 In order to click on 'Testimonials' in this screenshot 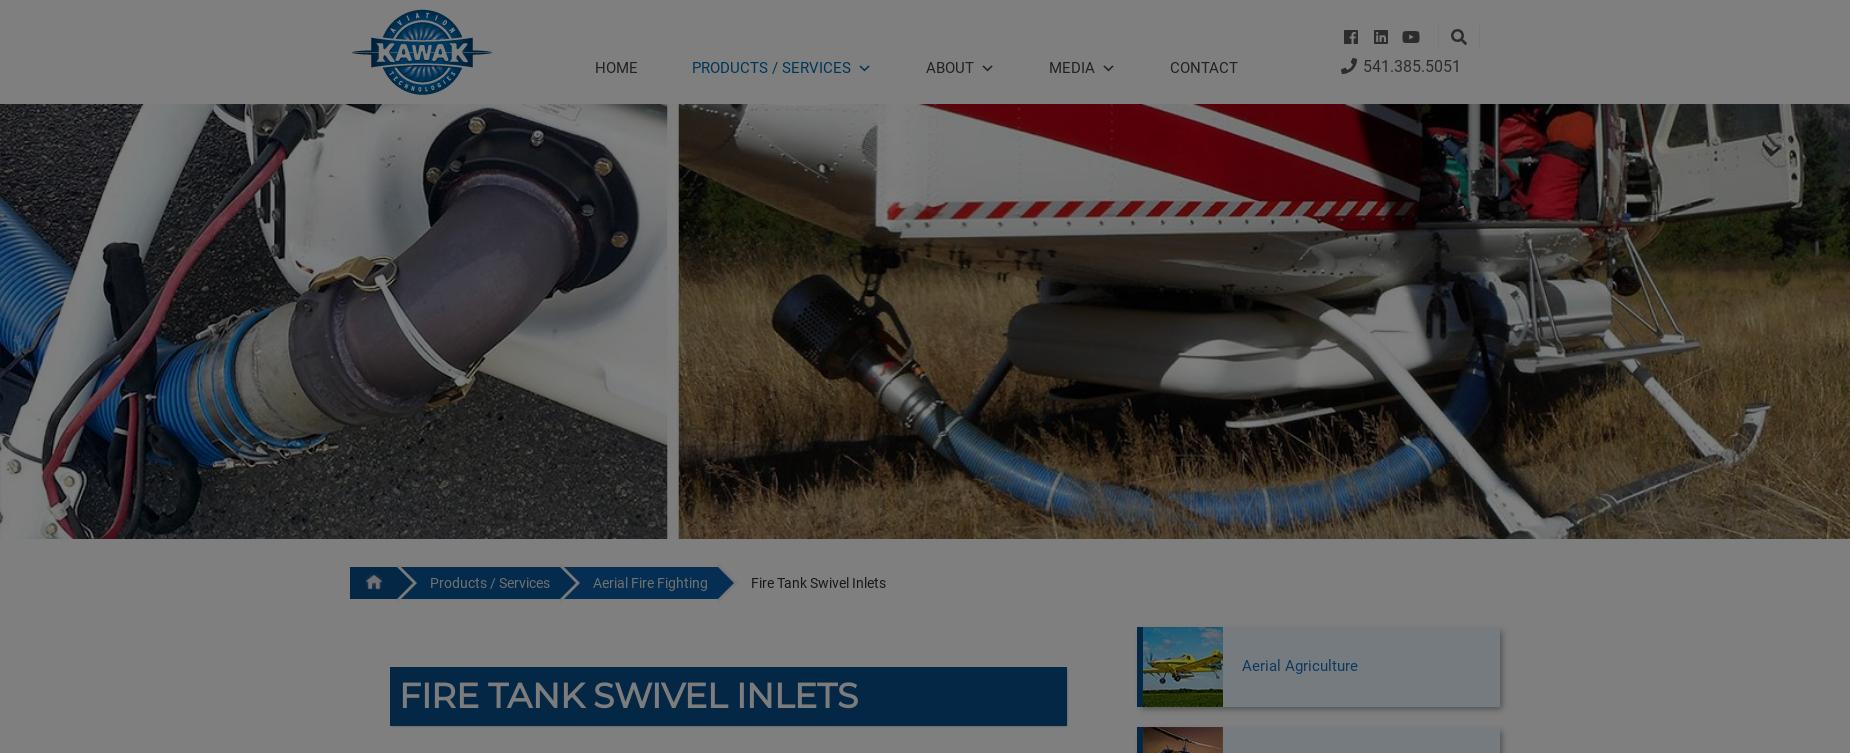, I will do `click(963, 321)`.